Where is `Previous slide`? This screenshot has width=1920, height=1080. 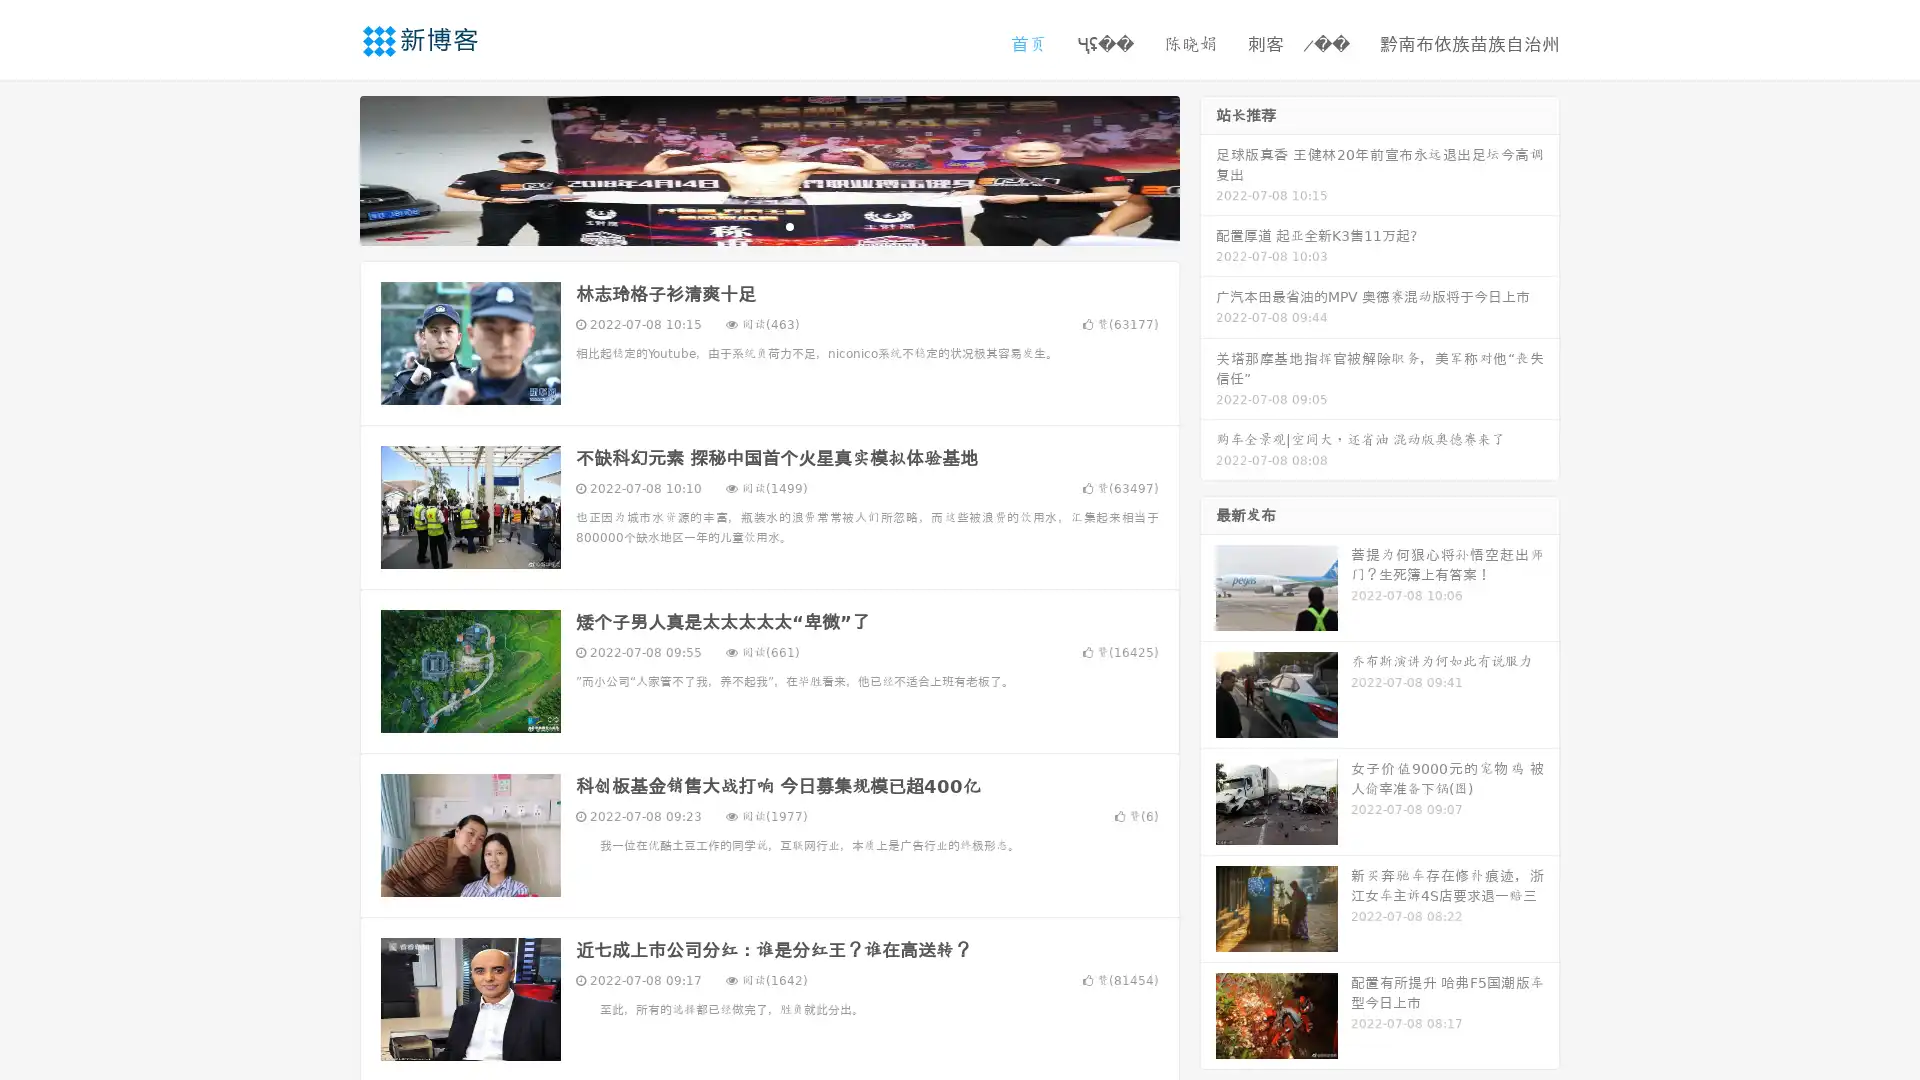 Previous slide is located at coordinates (330, 168).